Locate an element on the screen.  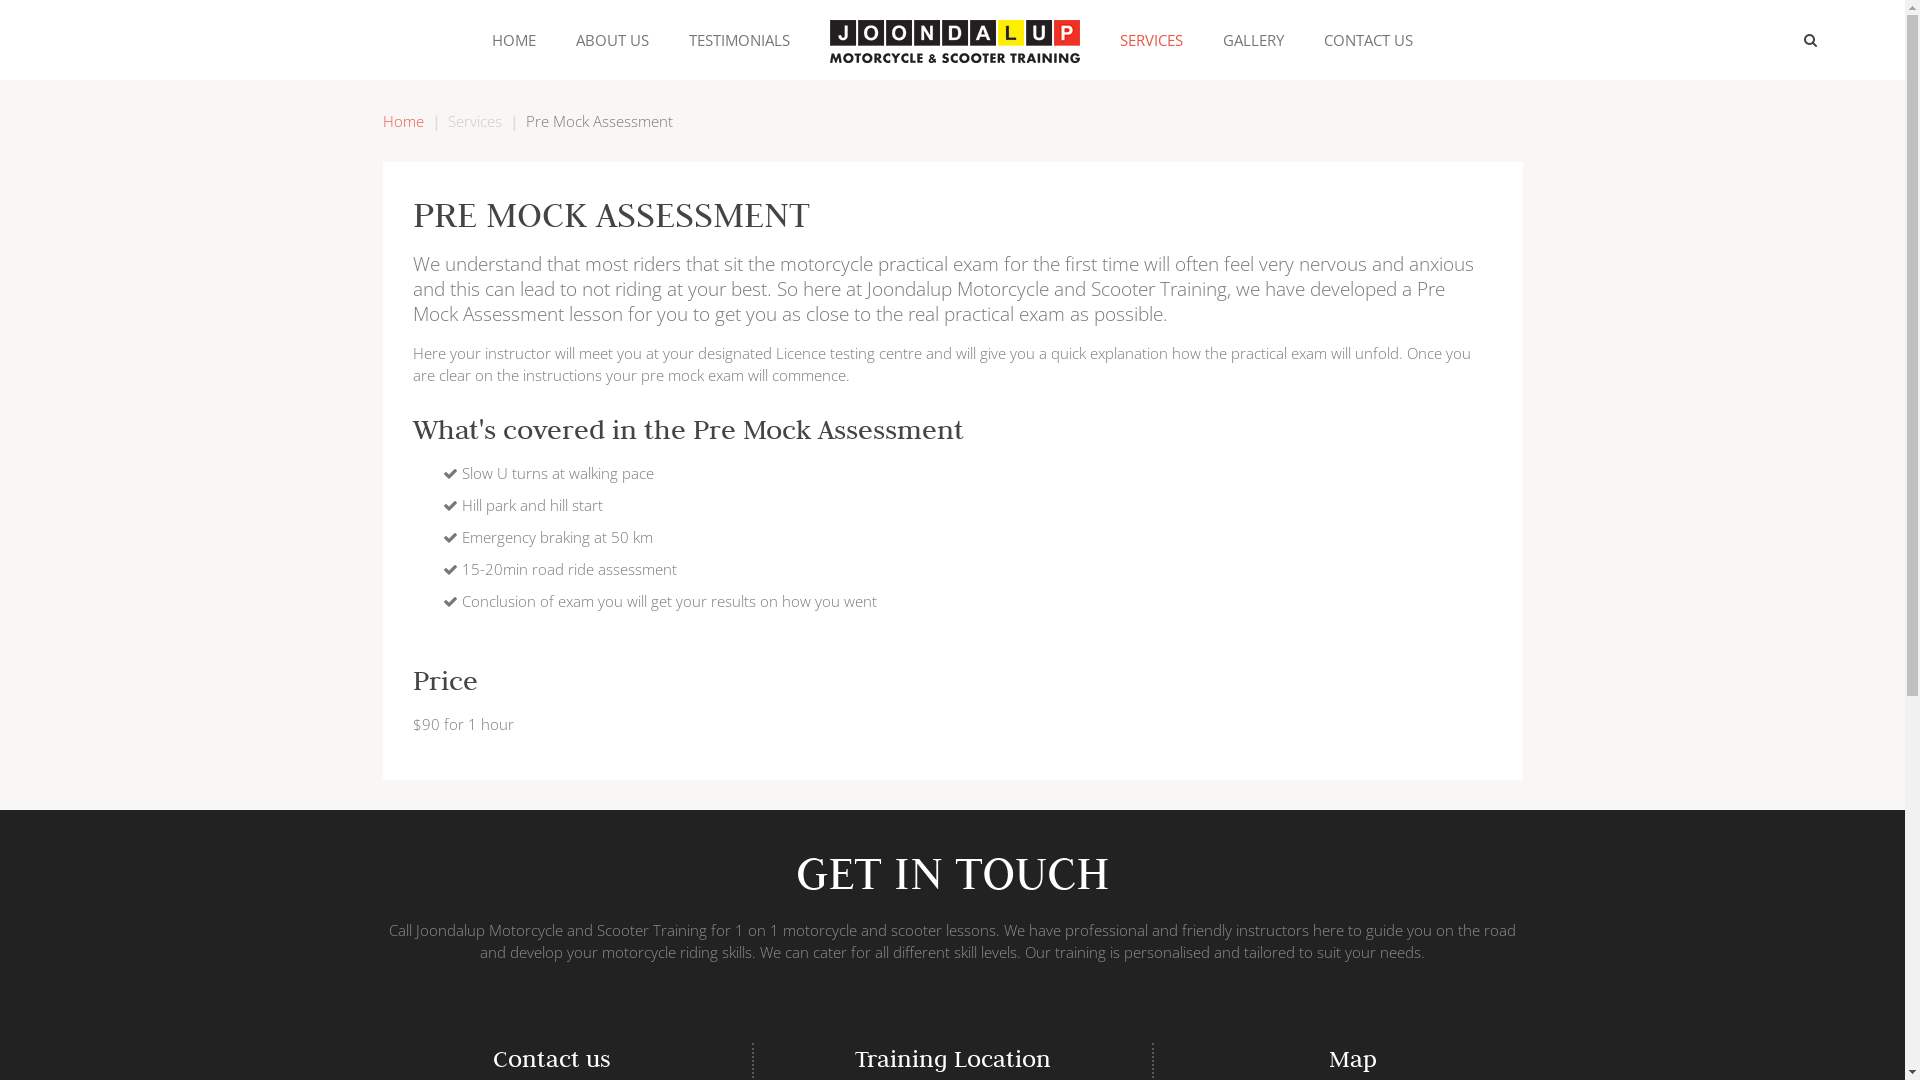
'GALLERY' is located at coordinates (1252, 39).